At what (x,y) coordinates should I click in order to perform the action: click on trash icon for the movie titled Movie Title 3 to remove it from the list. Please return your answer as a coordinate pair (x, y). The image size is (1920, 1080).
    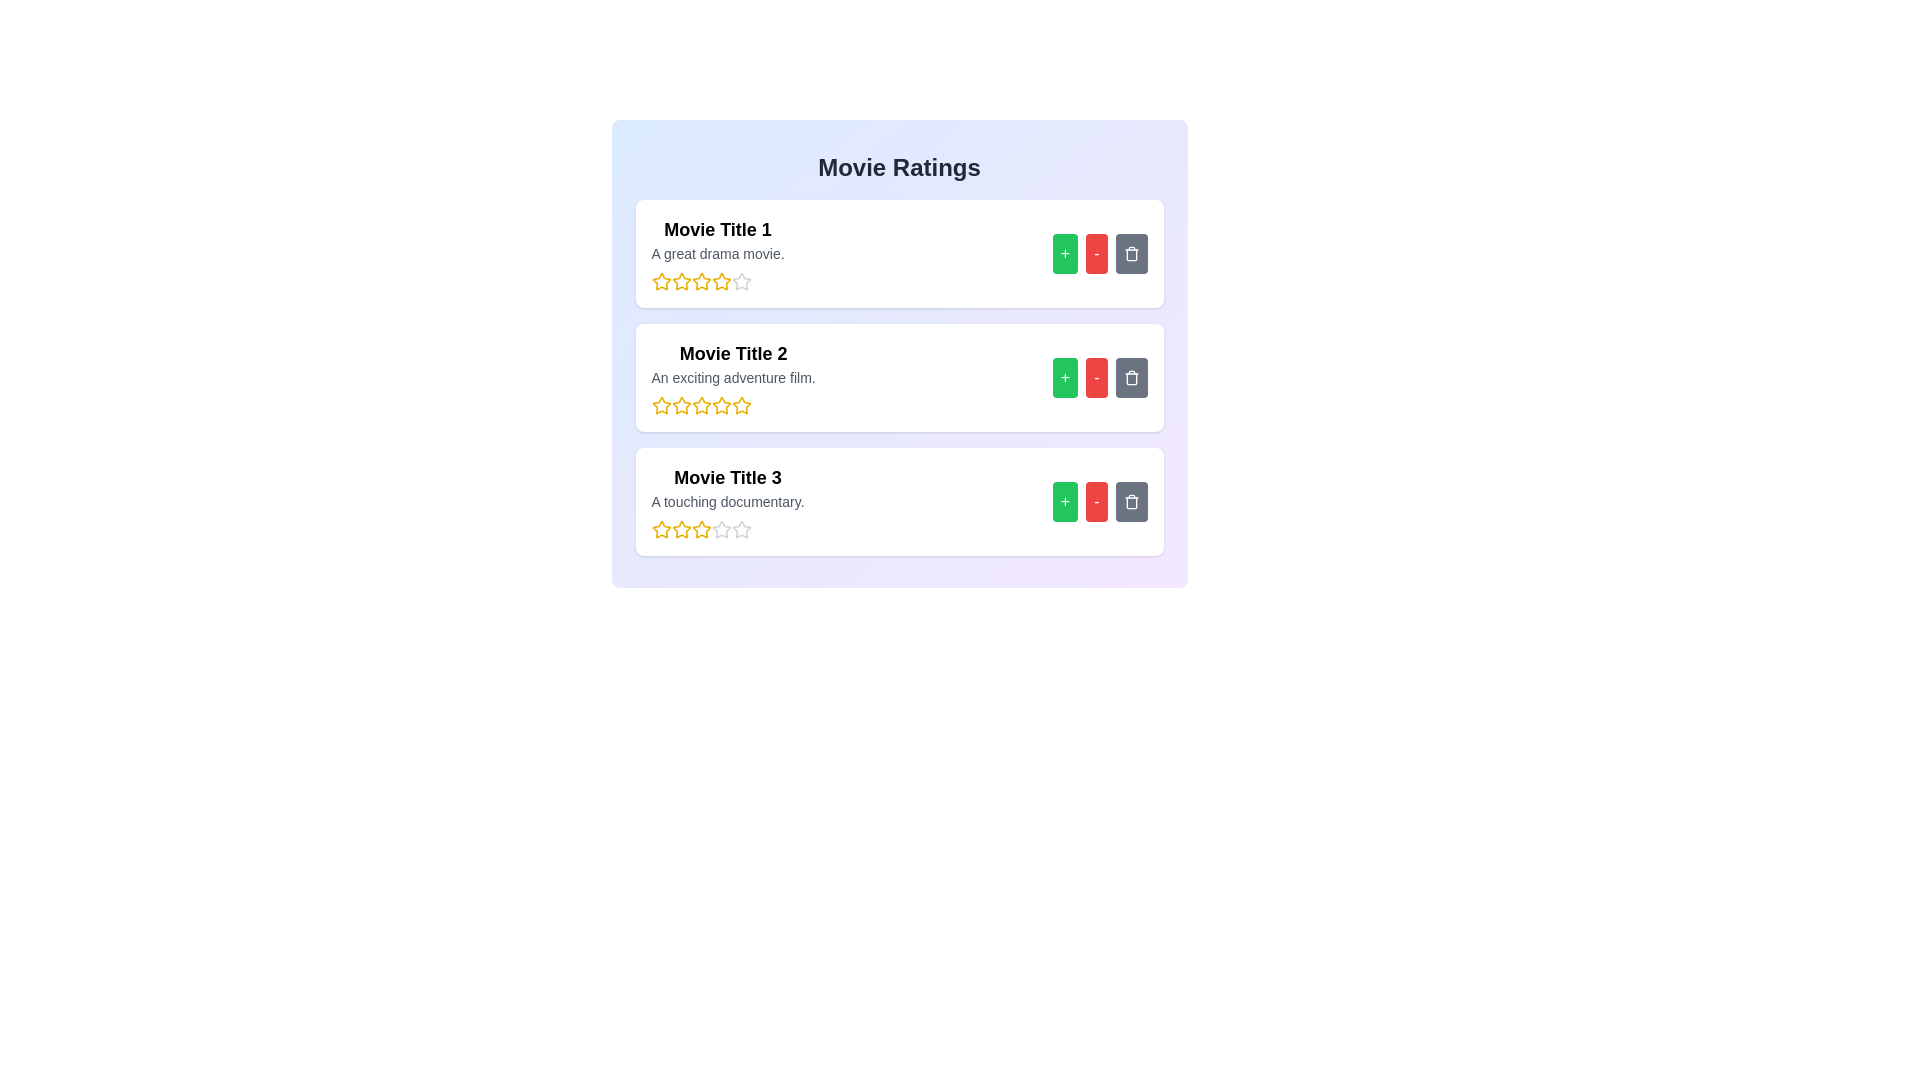
    Looking at the image, I should click on (1131, 500).